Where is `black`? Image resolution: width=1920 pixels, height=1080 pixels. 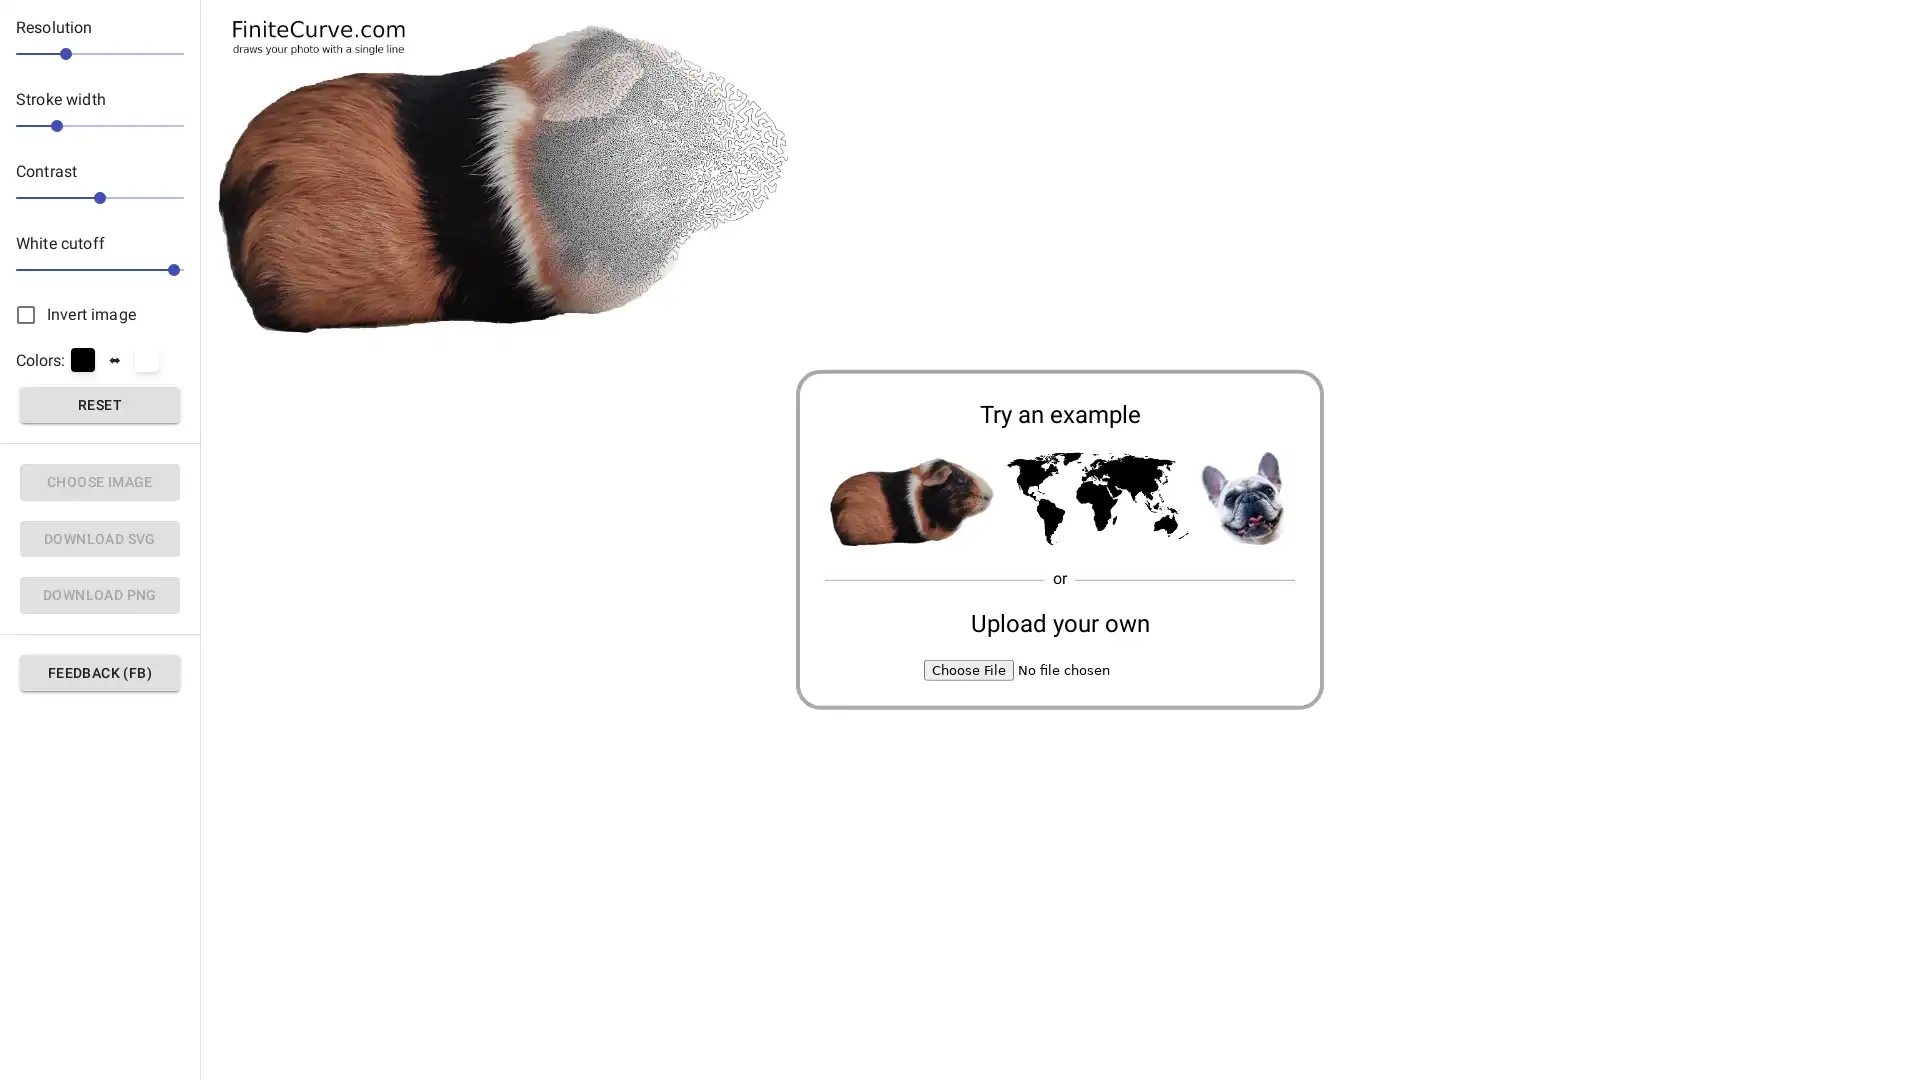
black is located at coordinates (81, 358).